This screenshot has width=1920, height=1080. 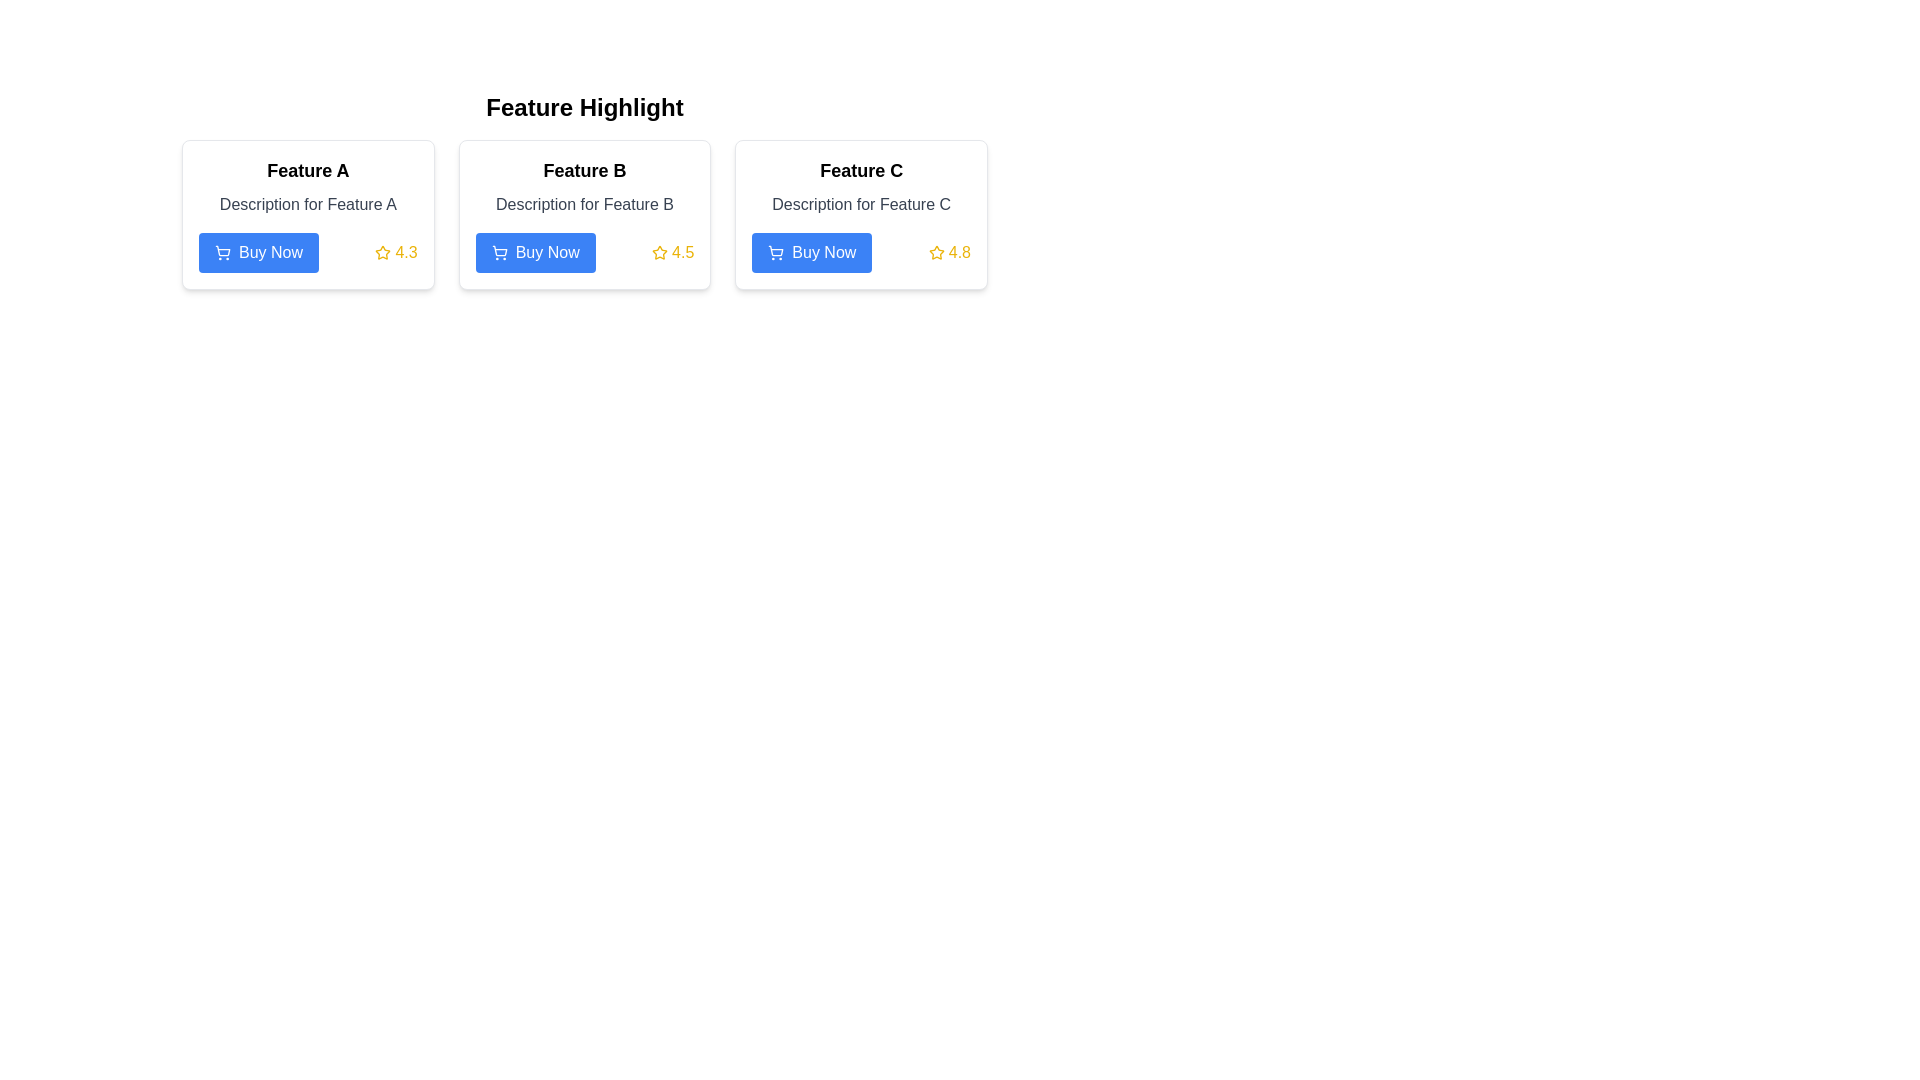 What do you see at coordinates (948, 252) in the screenshot?
I see `the rating score displayed in the yellow star icon followed by the text '4.8' located at the bottom-right corner of the 'Feature C' card` at bounding box center [948, 252].